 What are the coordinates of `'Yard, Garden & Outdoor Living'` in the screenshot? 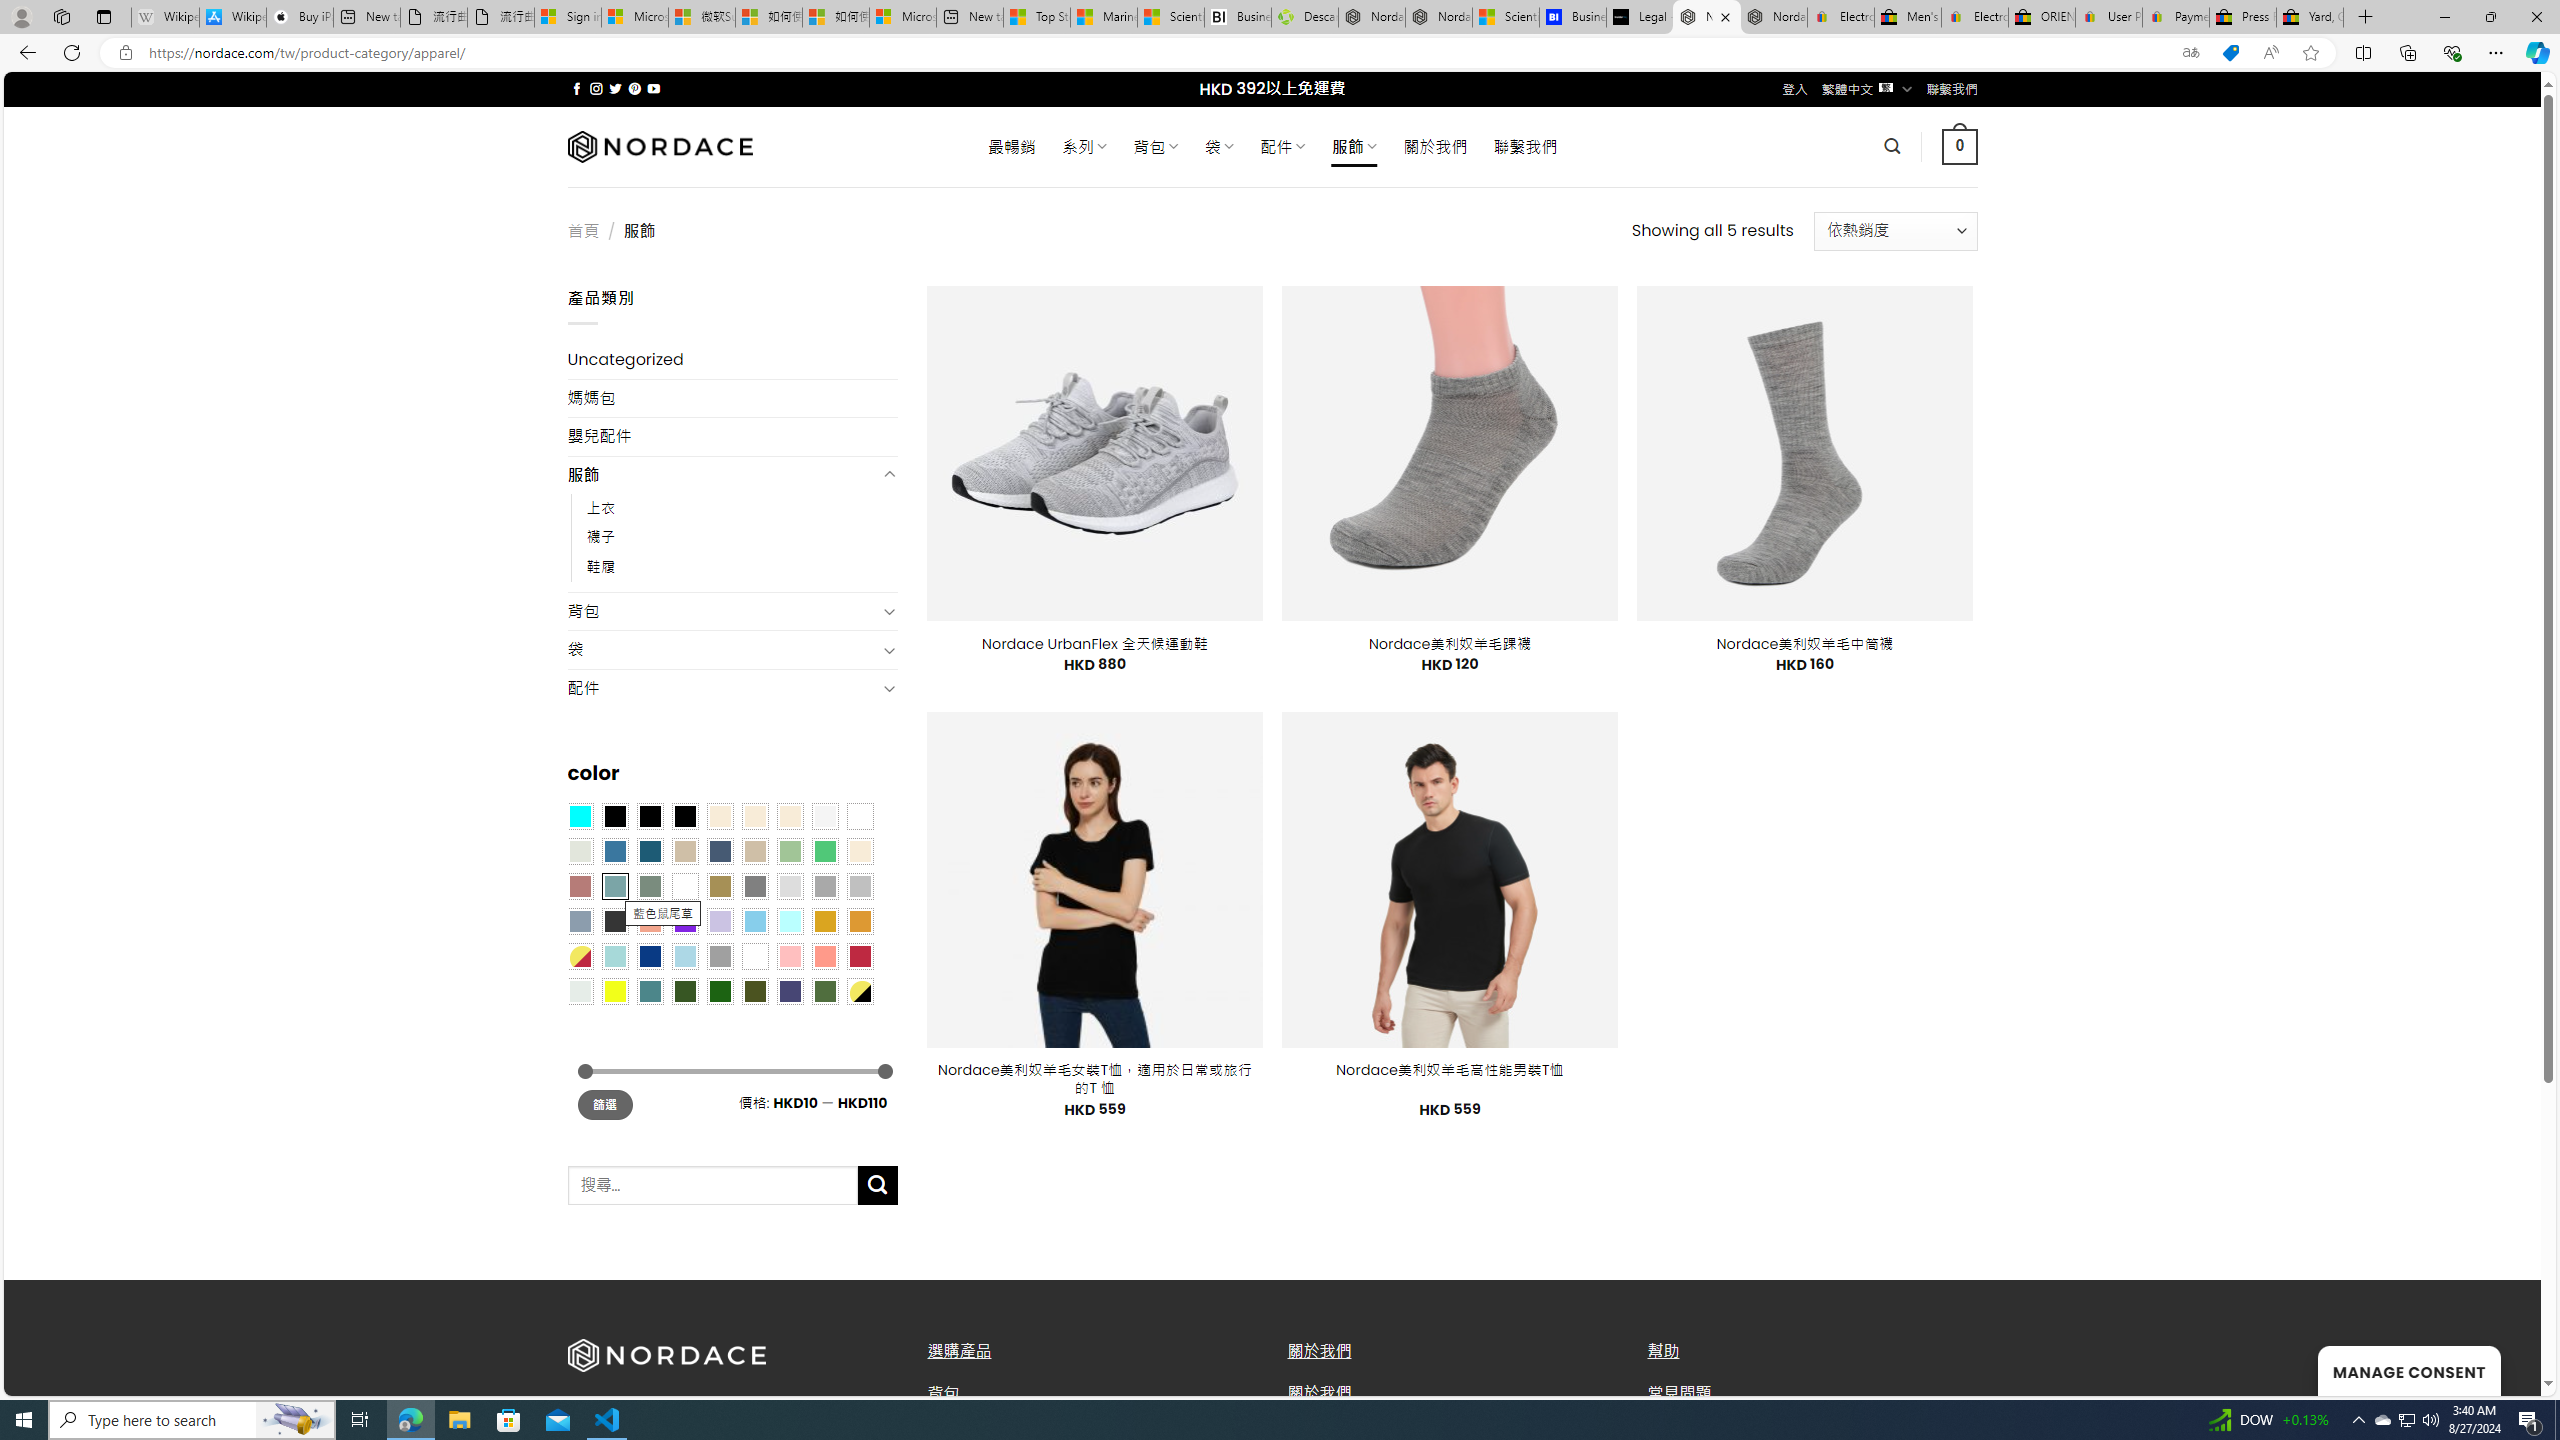 It's located at (2310, 16).